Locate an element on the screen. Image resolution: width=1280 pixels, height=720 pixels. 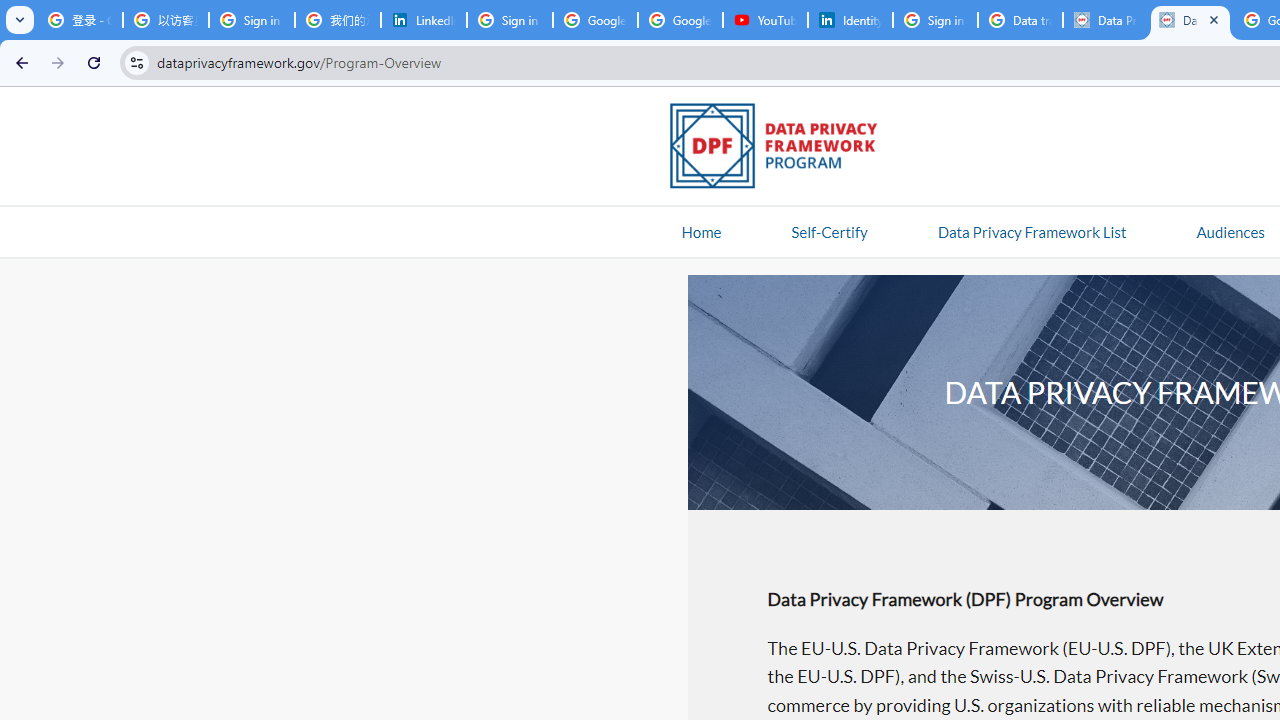
'Home' is located at coordinates (701, 230).